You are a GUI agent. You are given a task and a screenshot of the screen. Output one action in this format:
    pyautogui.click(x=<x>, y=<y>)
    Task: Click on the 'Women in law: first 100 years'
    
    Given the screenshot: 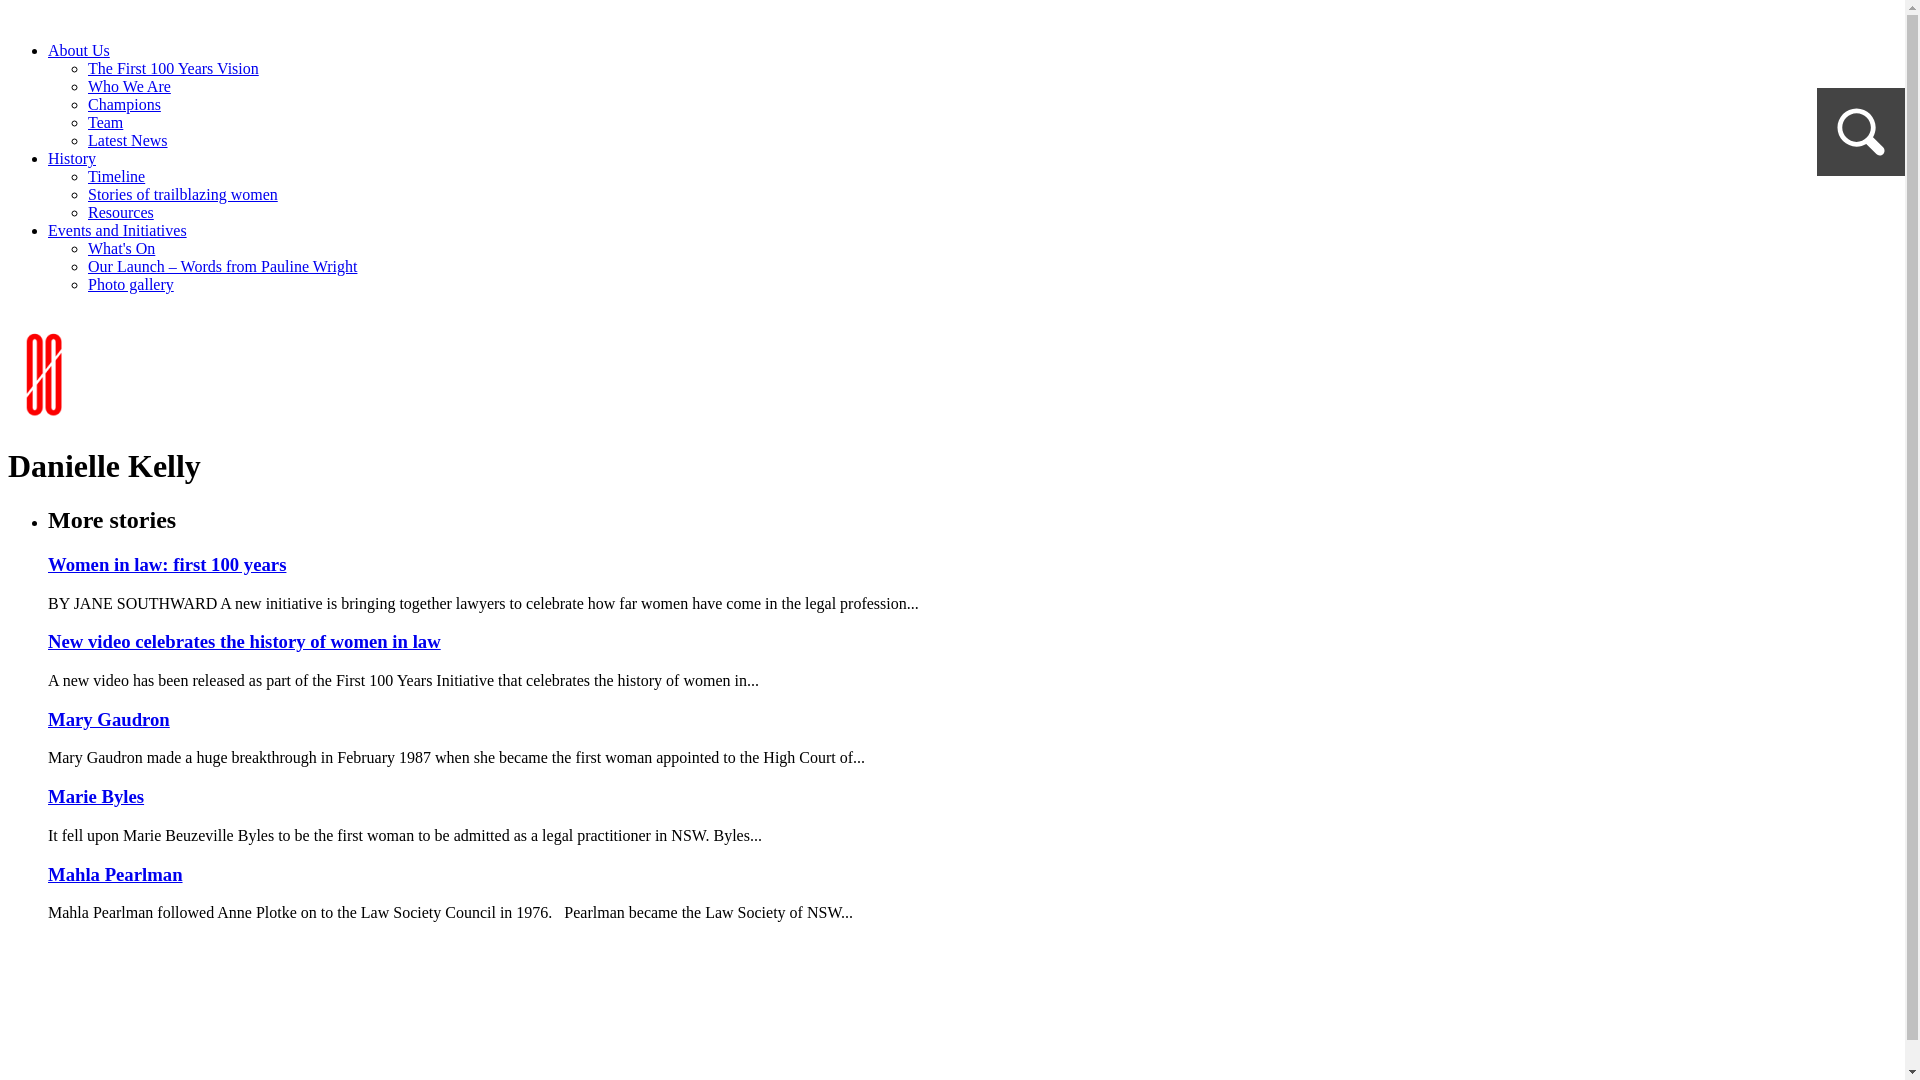 What is the action you would take?
    pyautogui.click(x=167, y=564)
    